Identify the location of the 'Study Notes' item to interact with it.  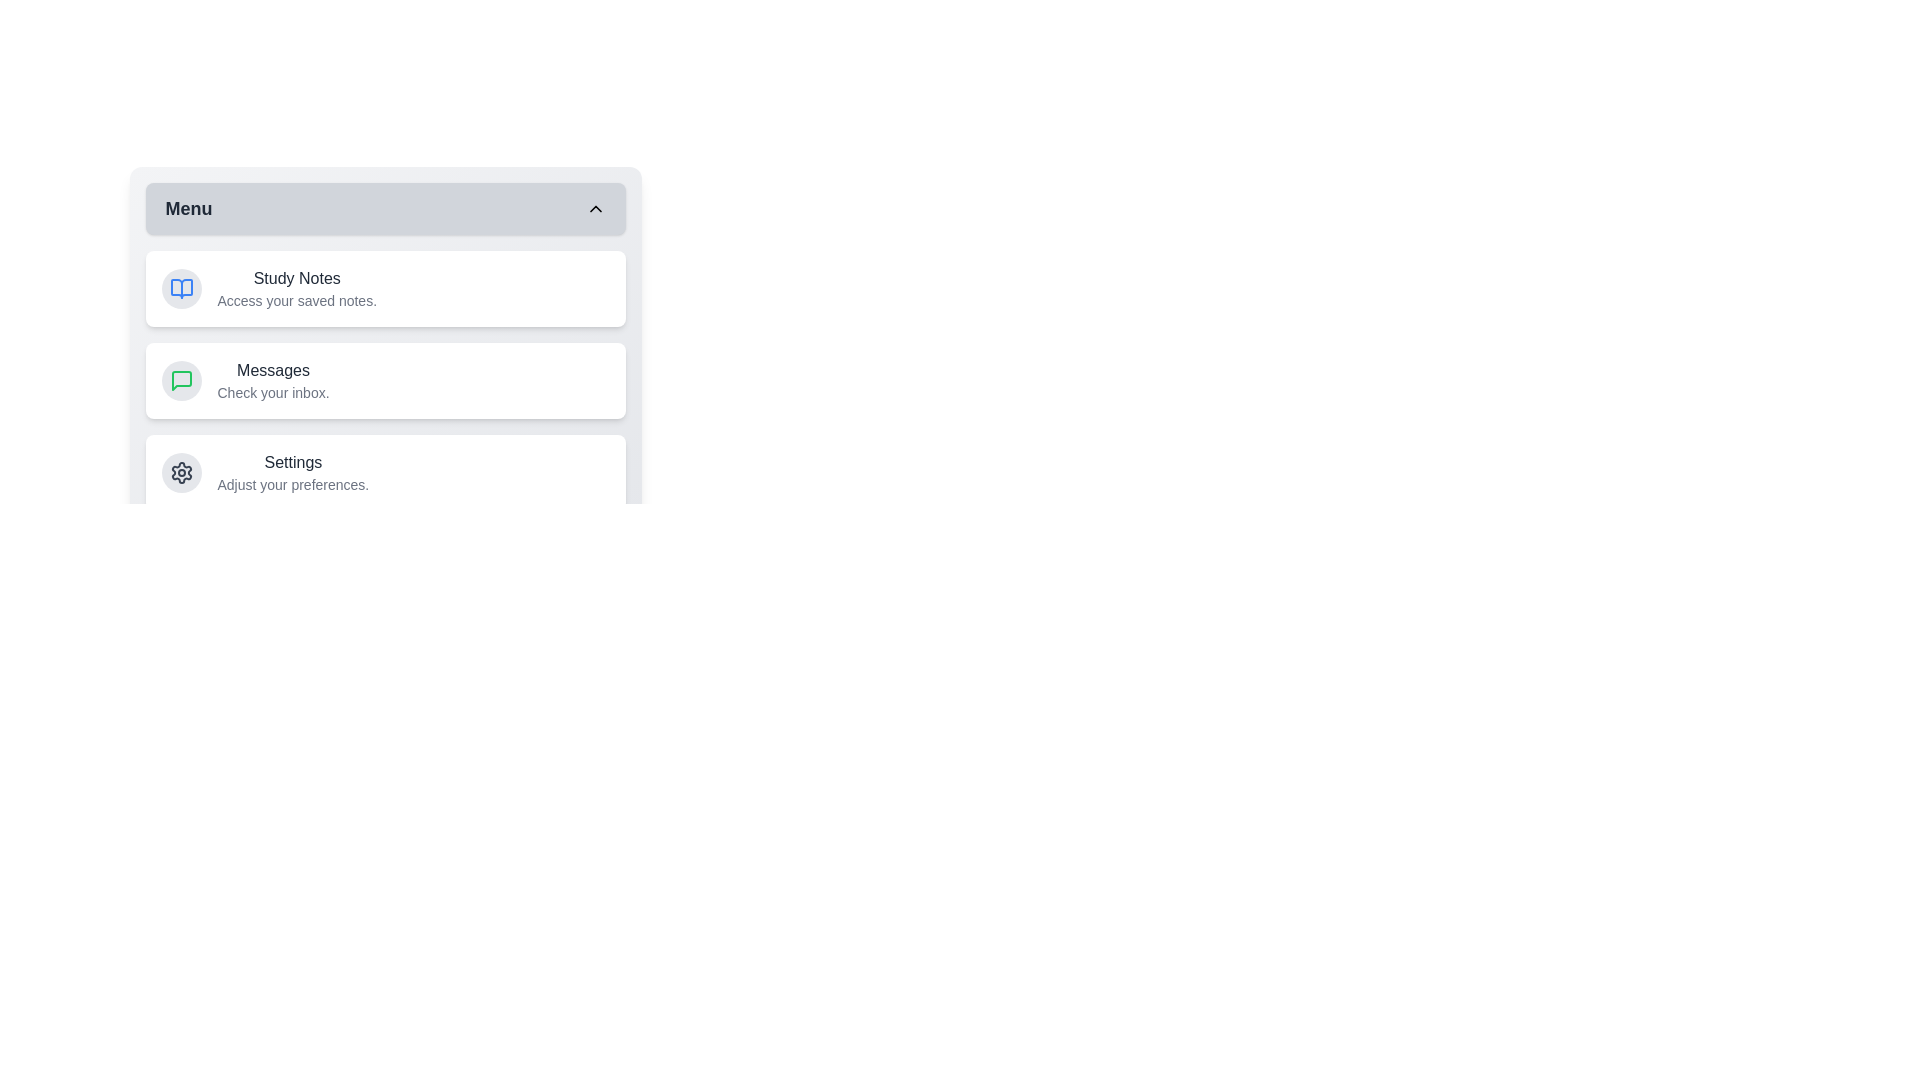
(385, 289).